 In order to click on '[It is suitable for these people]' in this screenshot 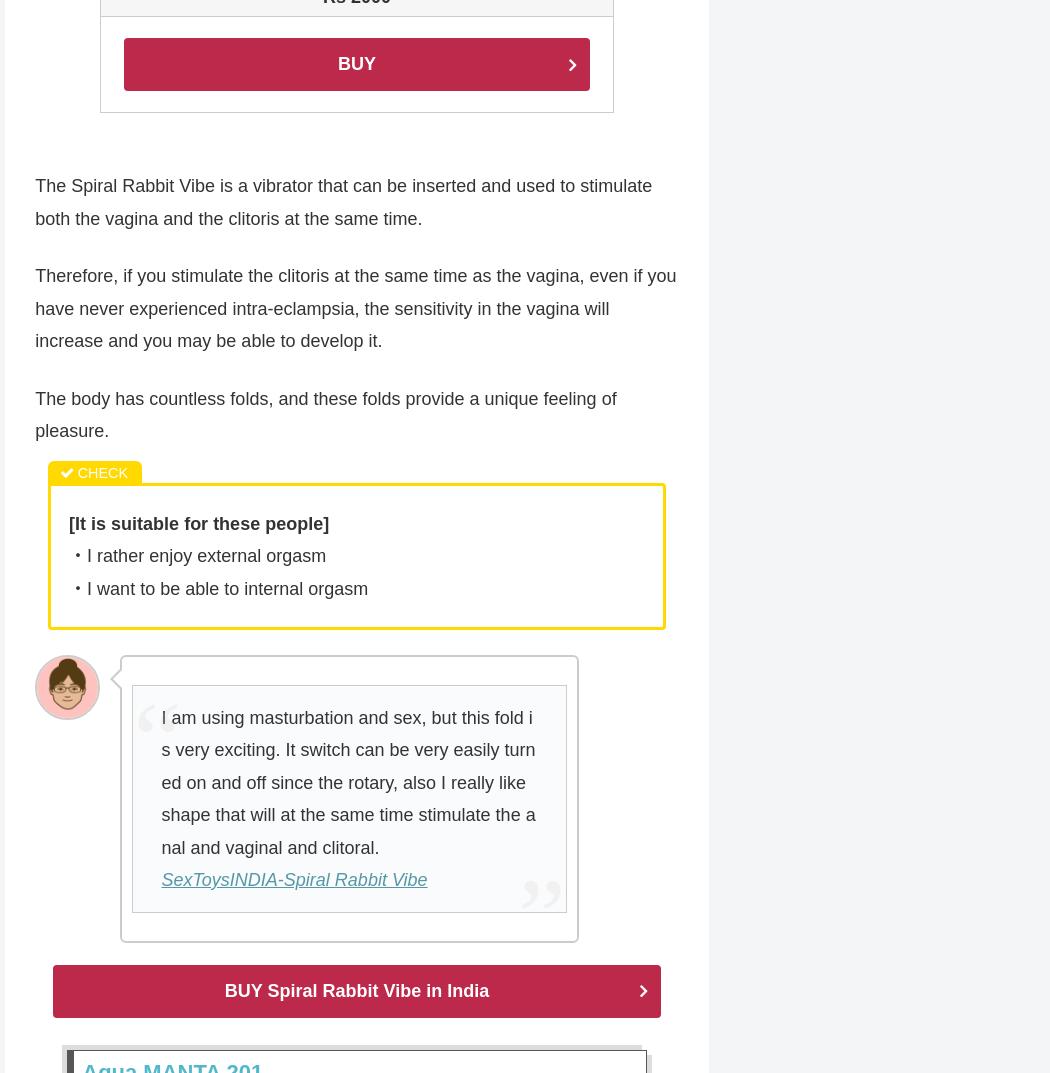, I will do `click(197, 524)`.